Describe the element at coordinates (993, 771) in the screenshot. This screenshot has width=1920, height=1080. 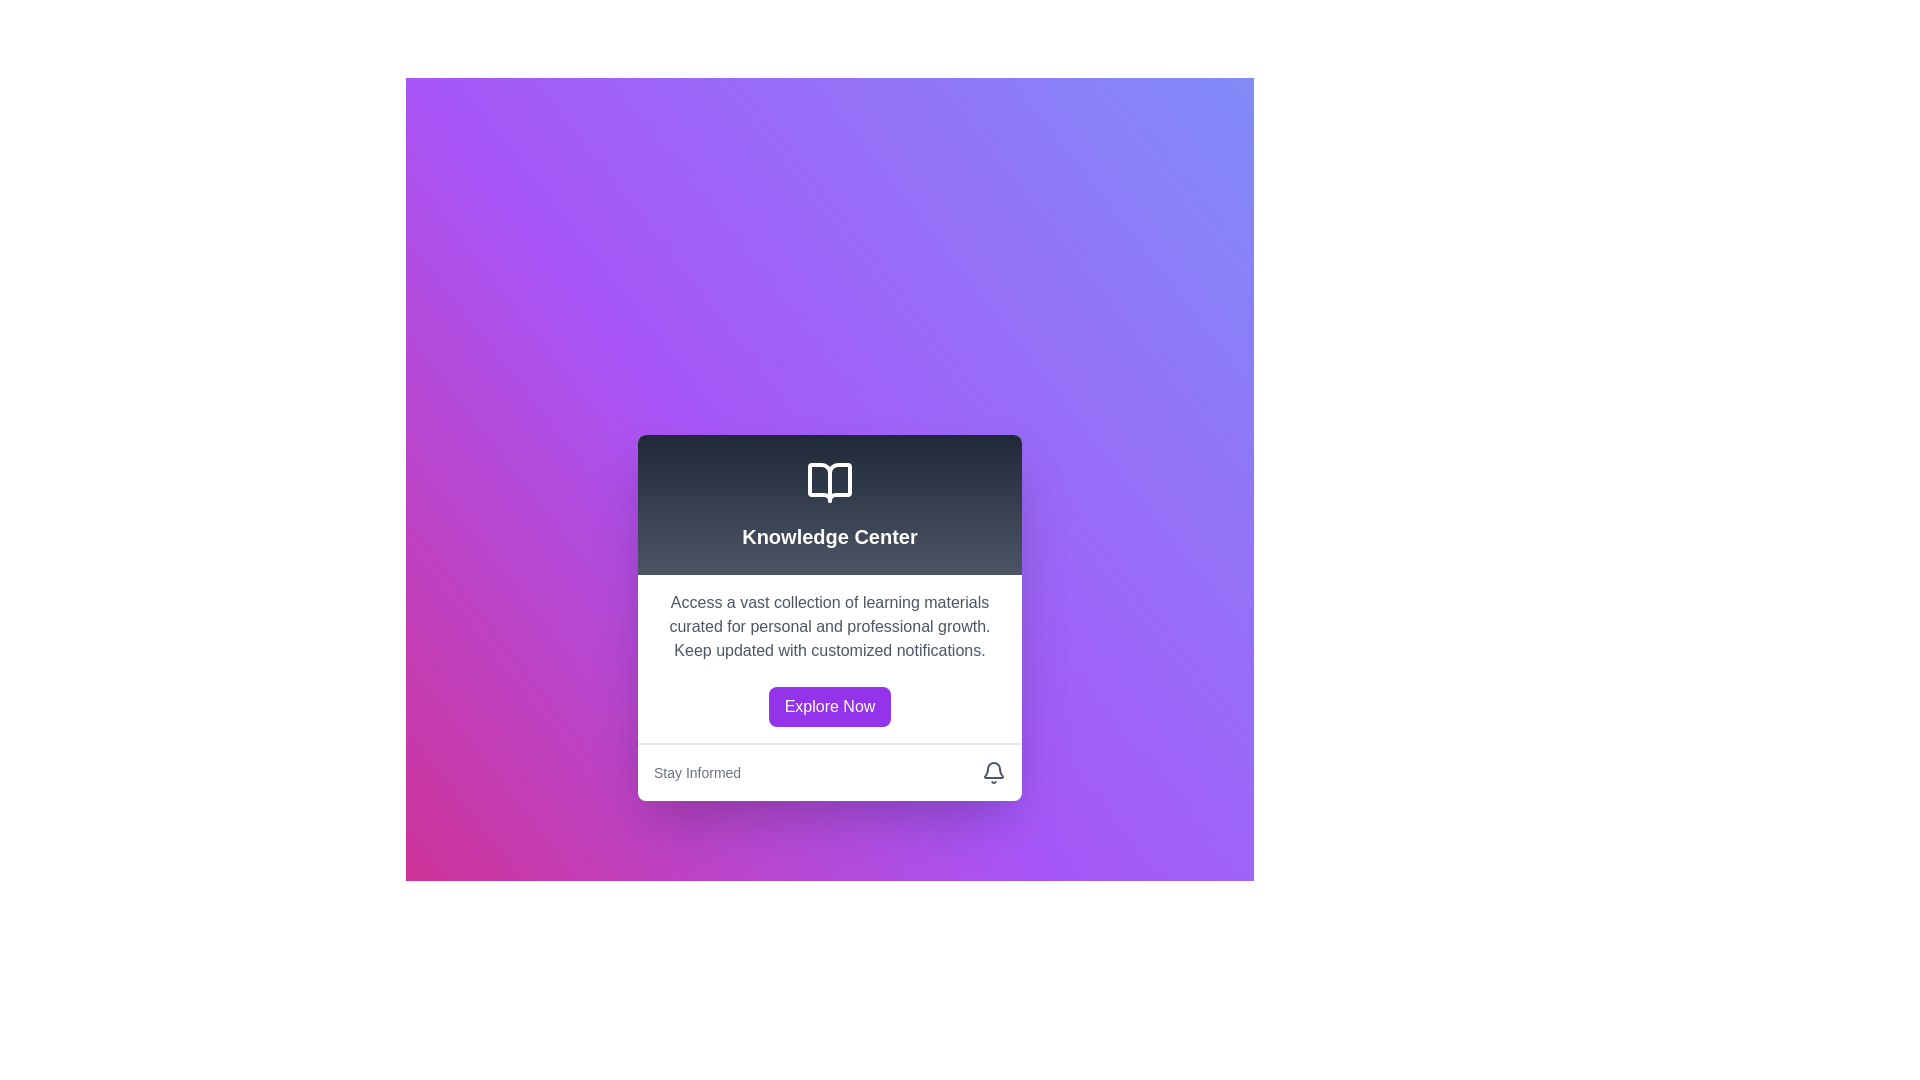
I see `the bell icon in the 'Stay Informed' section, which indicates notifications or alerts` at that location.